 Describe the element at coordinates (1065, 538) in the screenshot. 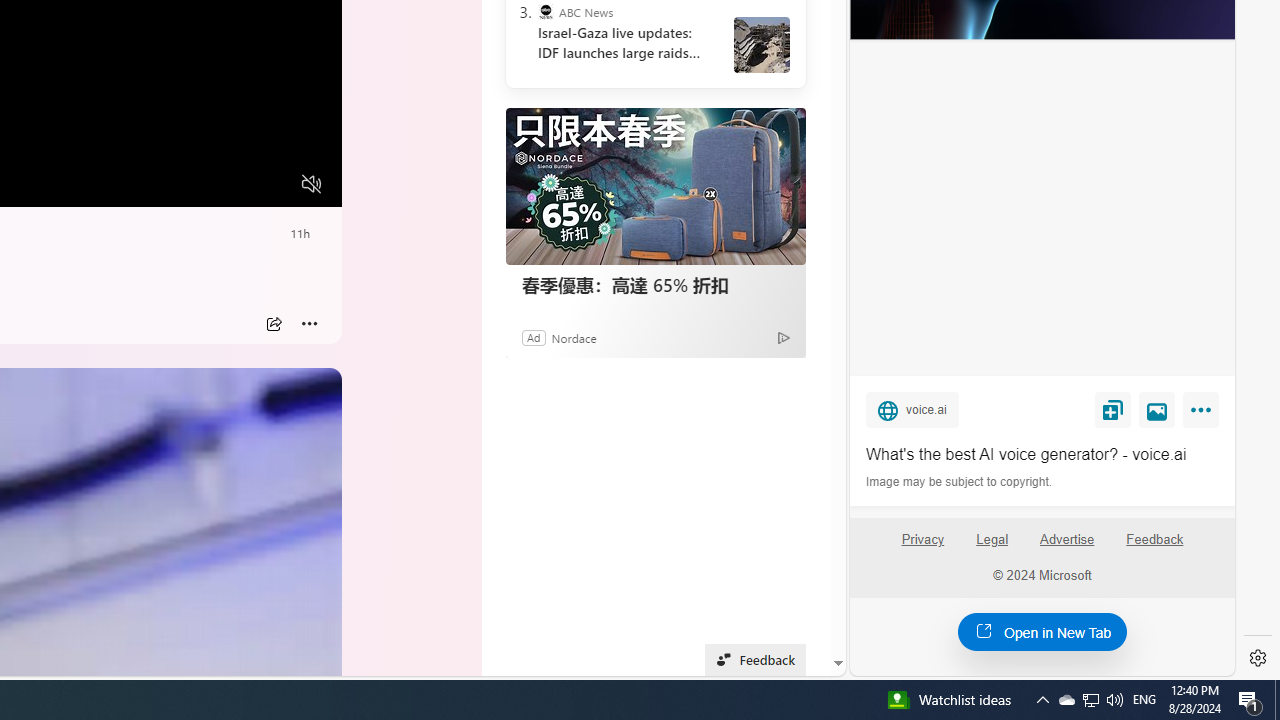

I see `'Advertise'` at that location.